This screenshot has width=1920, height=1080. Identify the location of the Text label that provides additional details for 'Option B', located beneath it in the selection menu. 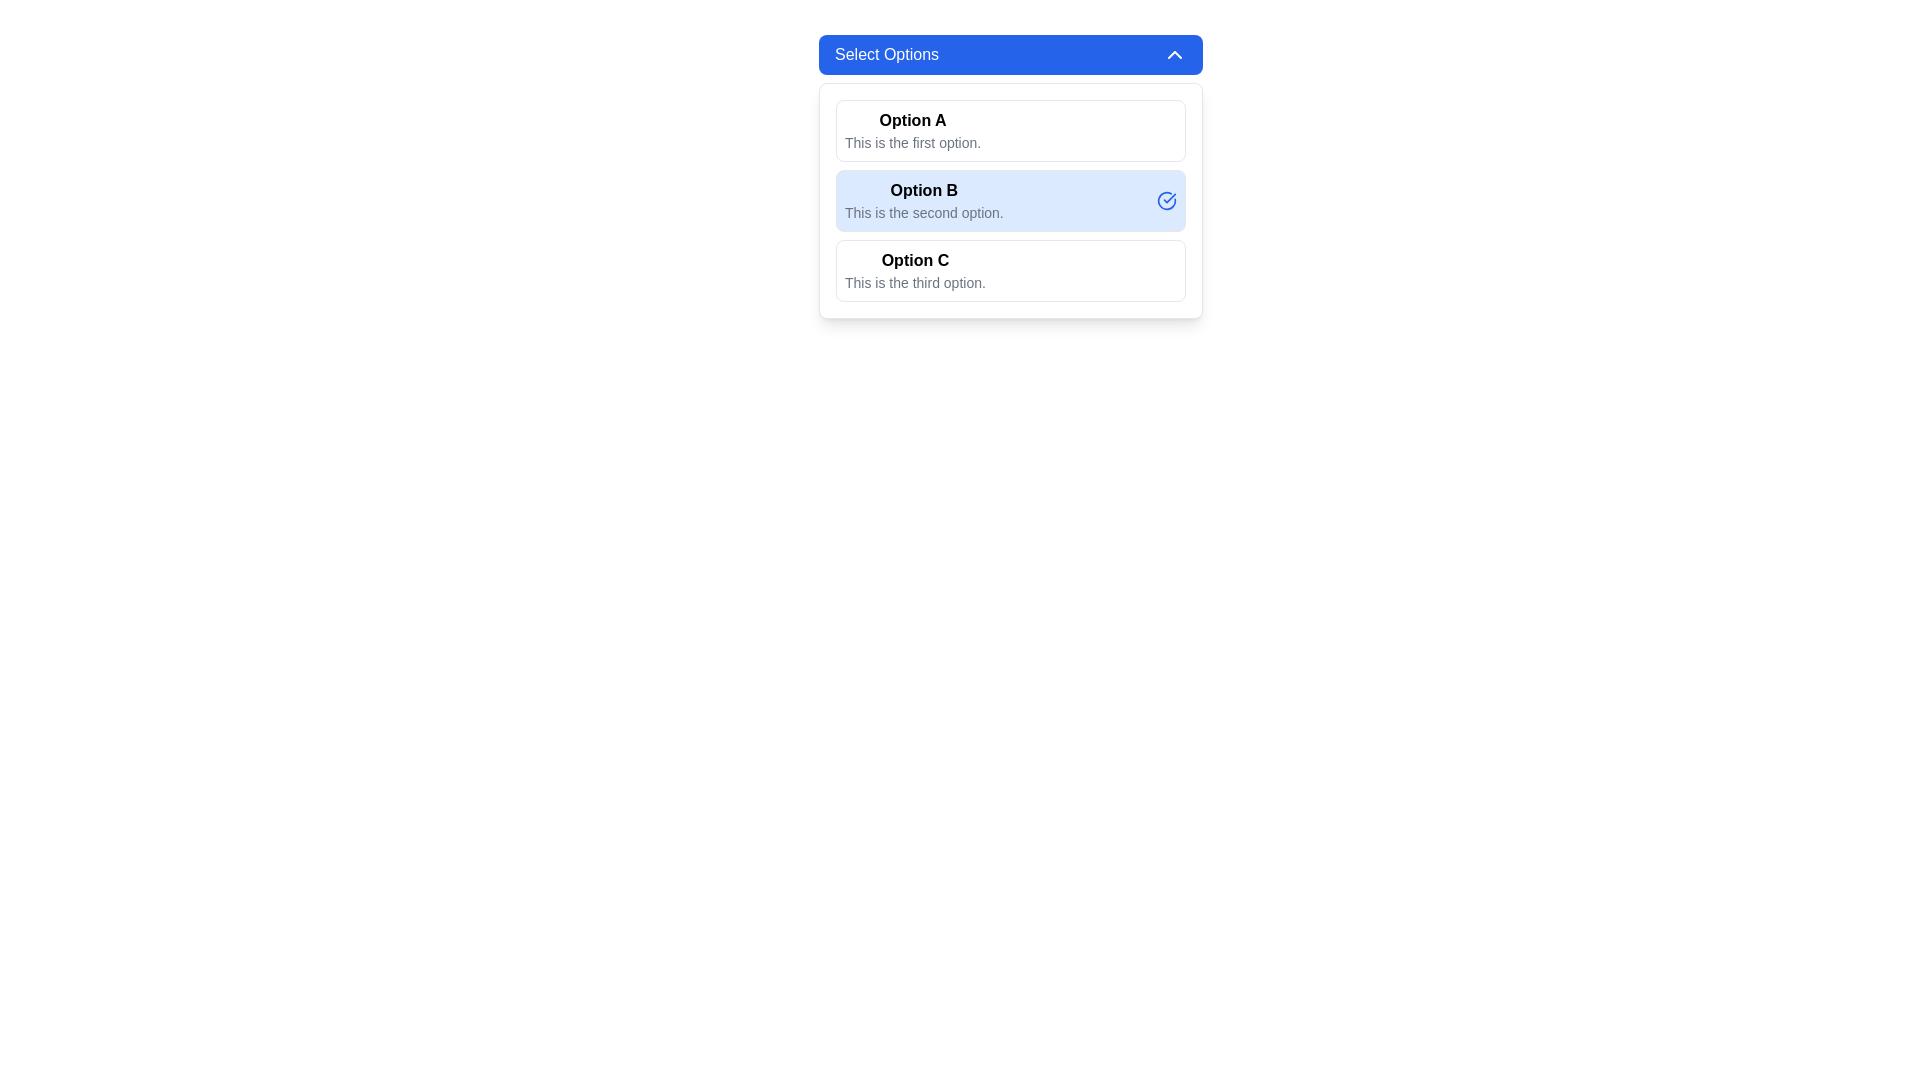
(923, 212).